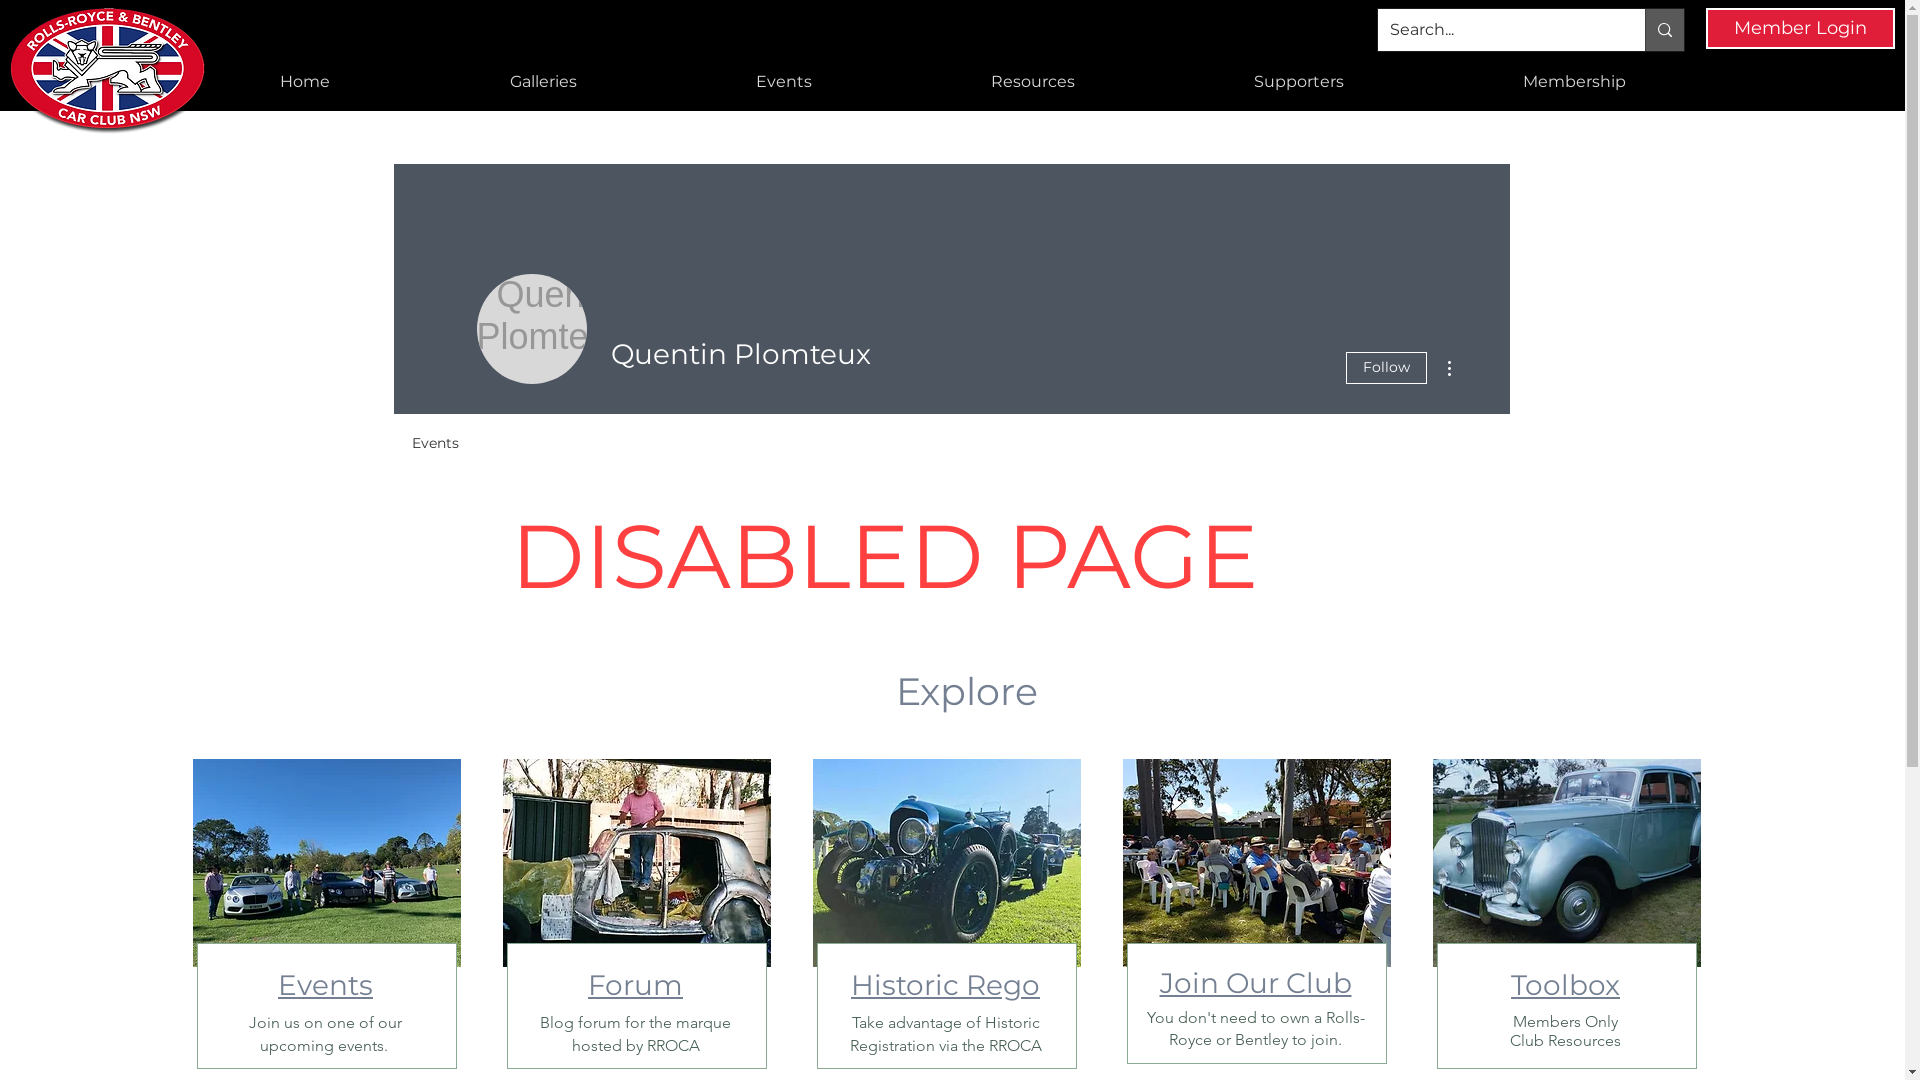  I want to click on 'Toolbox', so click(1564, 983).